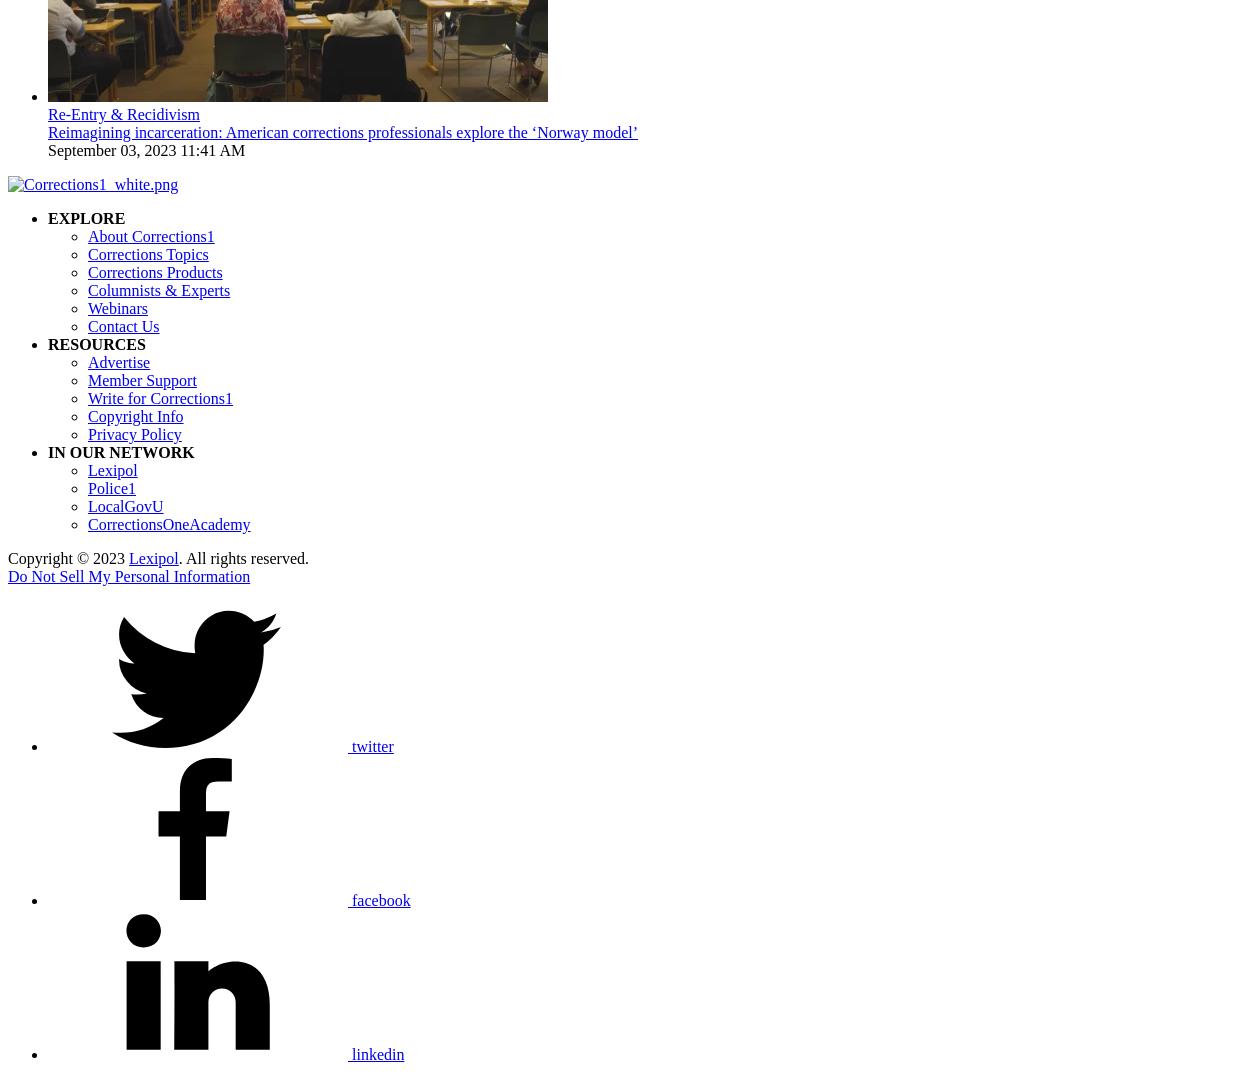  What do you see at coordinates (142, 380) in the screenshot?
I see `'Member Support'` at bounding box center [142, 380].